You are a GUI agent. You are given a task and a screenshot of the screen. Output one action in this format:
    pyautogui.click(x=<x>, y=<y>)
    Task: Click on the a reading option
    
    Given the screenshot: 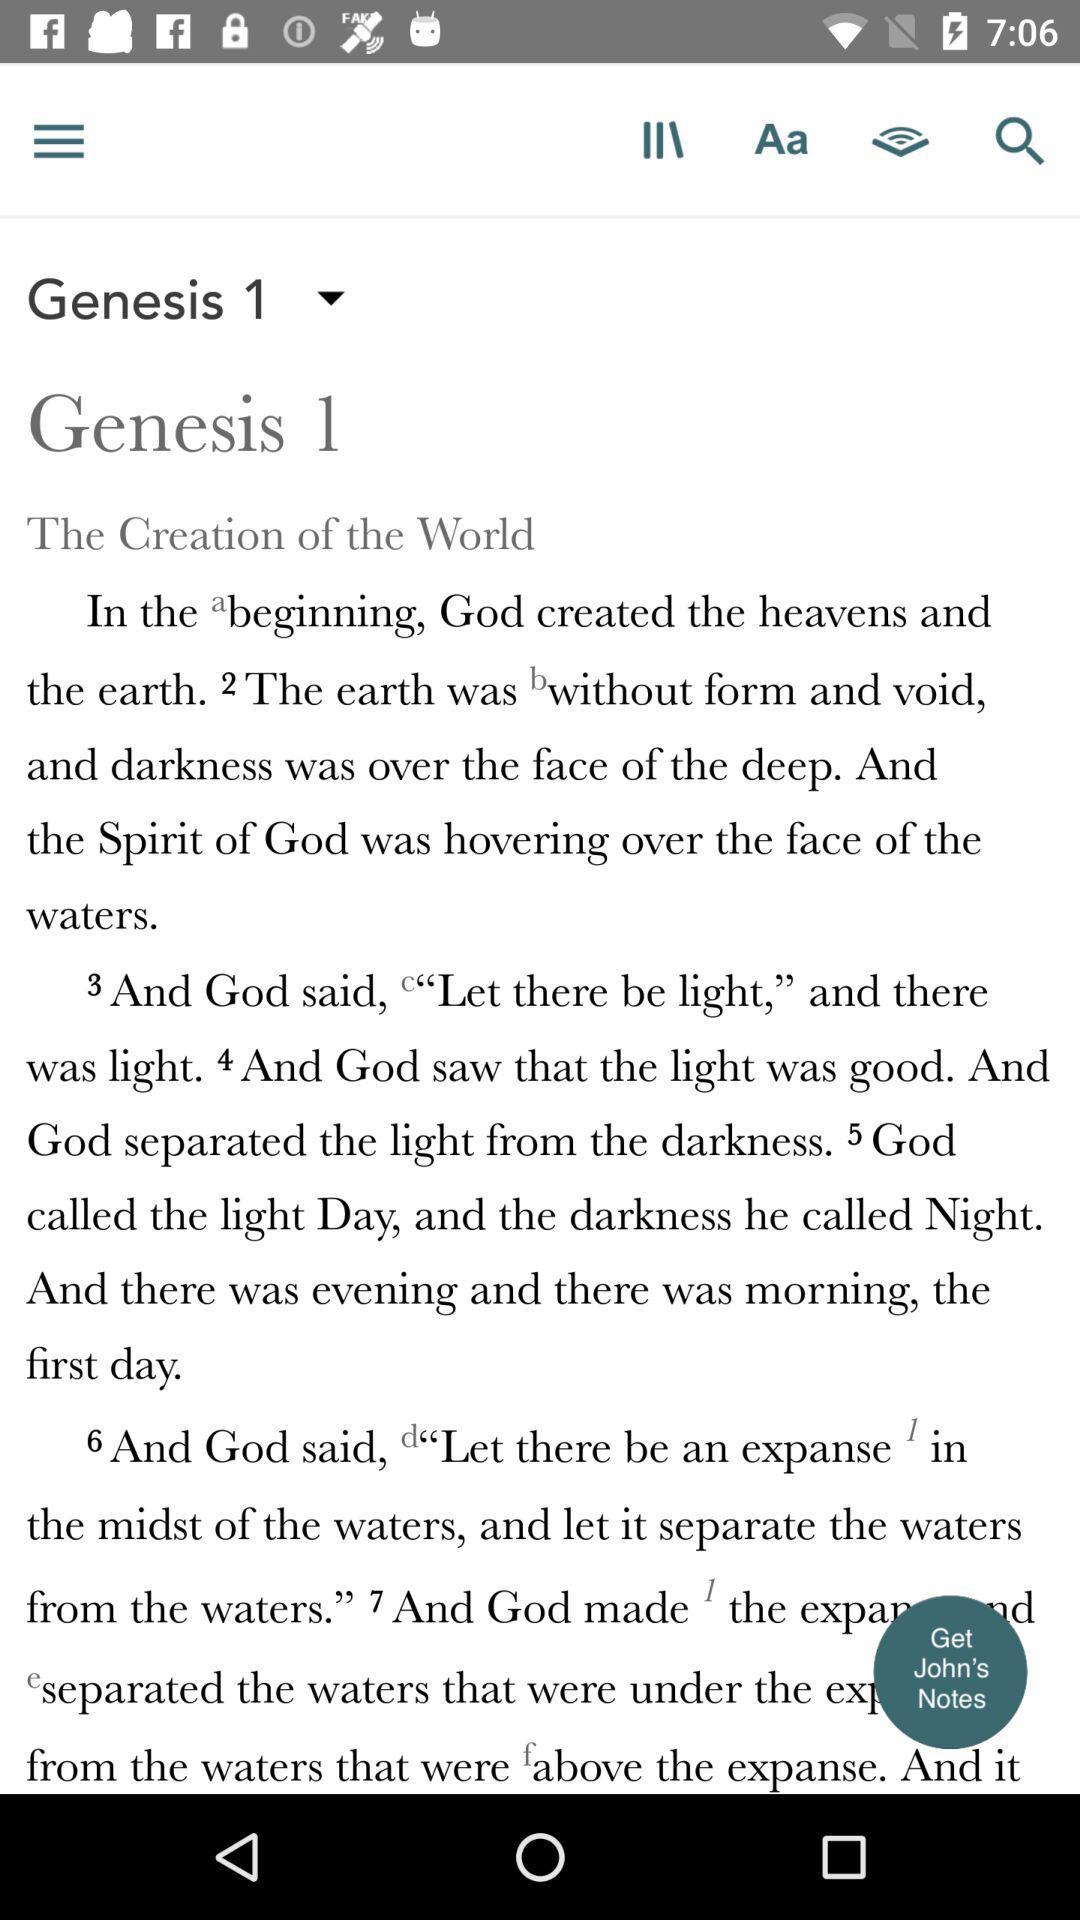 What is the action you would take?
    pyautogui.click(x=901, y=139)
    